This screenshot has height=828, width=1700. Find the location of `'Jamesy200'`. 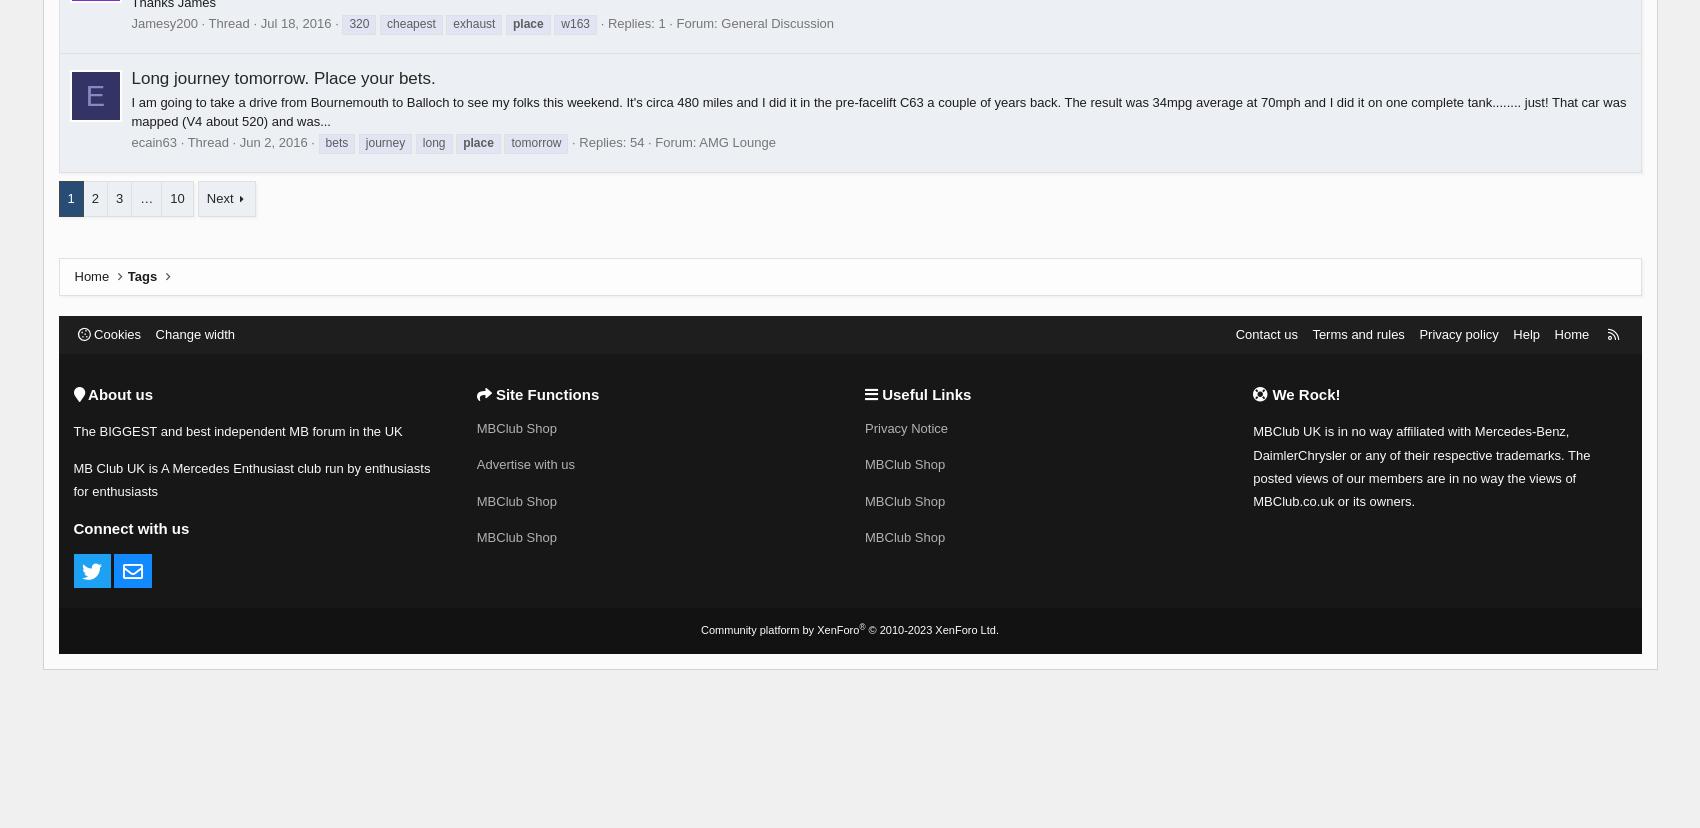

'Jamesy200' is located at coordinates (163, 23).